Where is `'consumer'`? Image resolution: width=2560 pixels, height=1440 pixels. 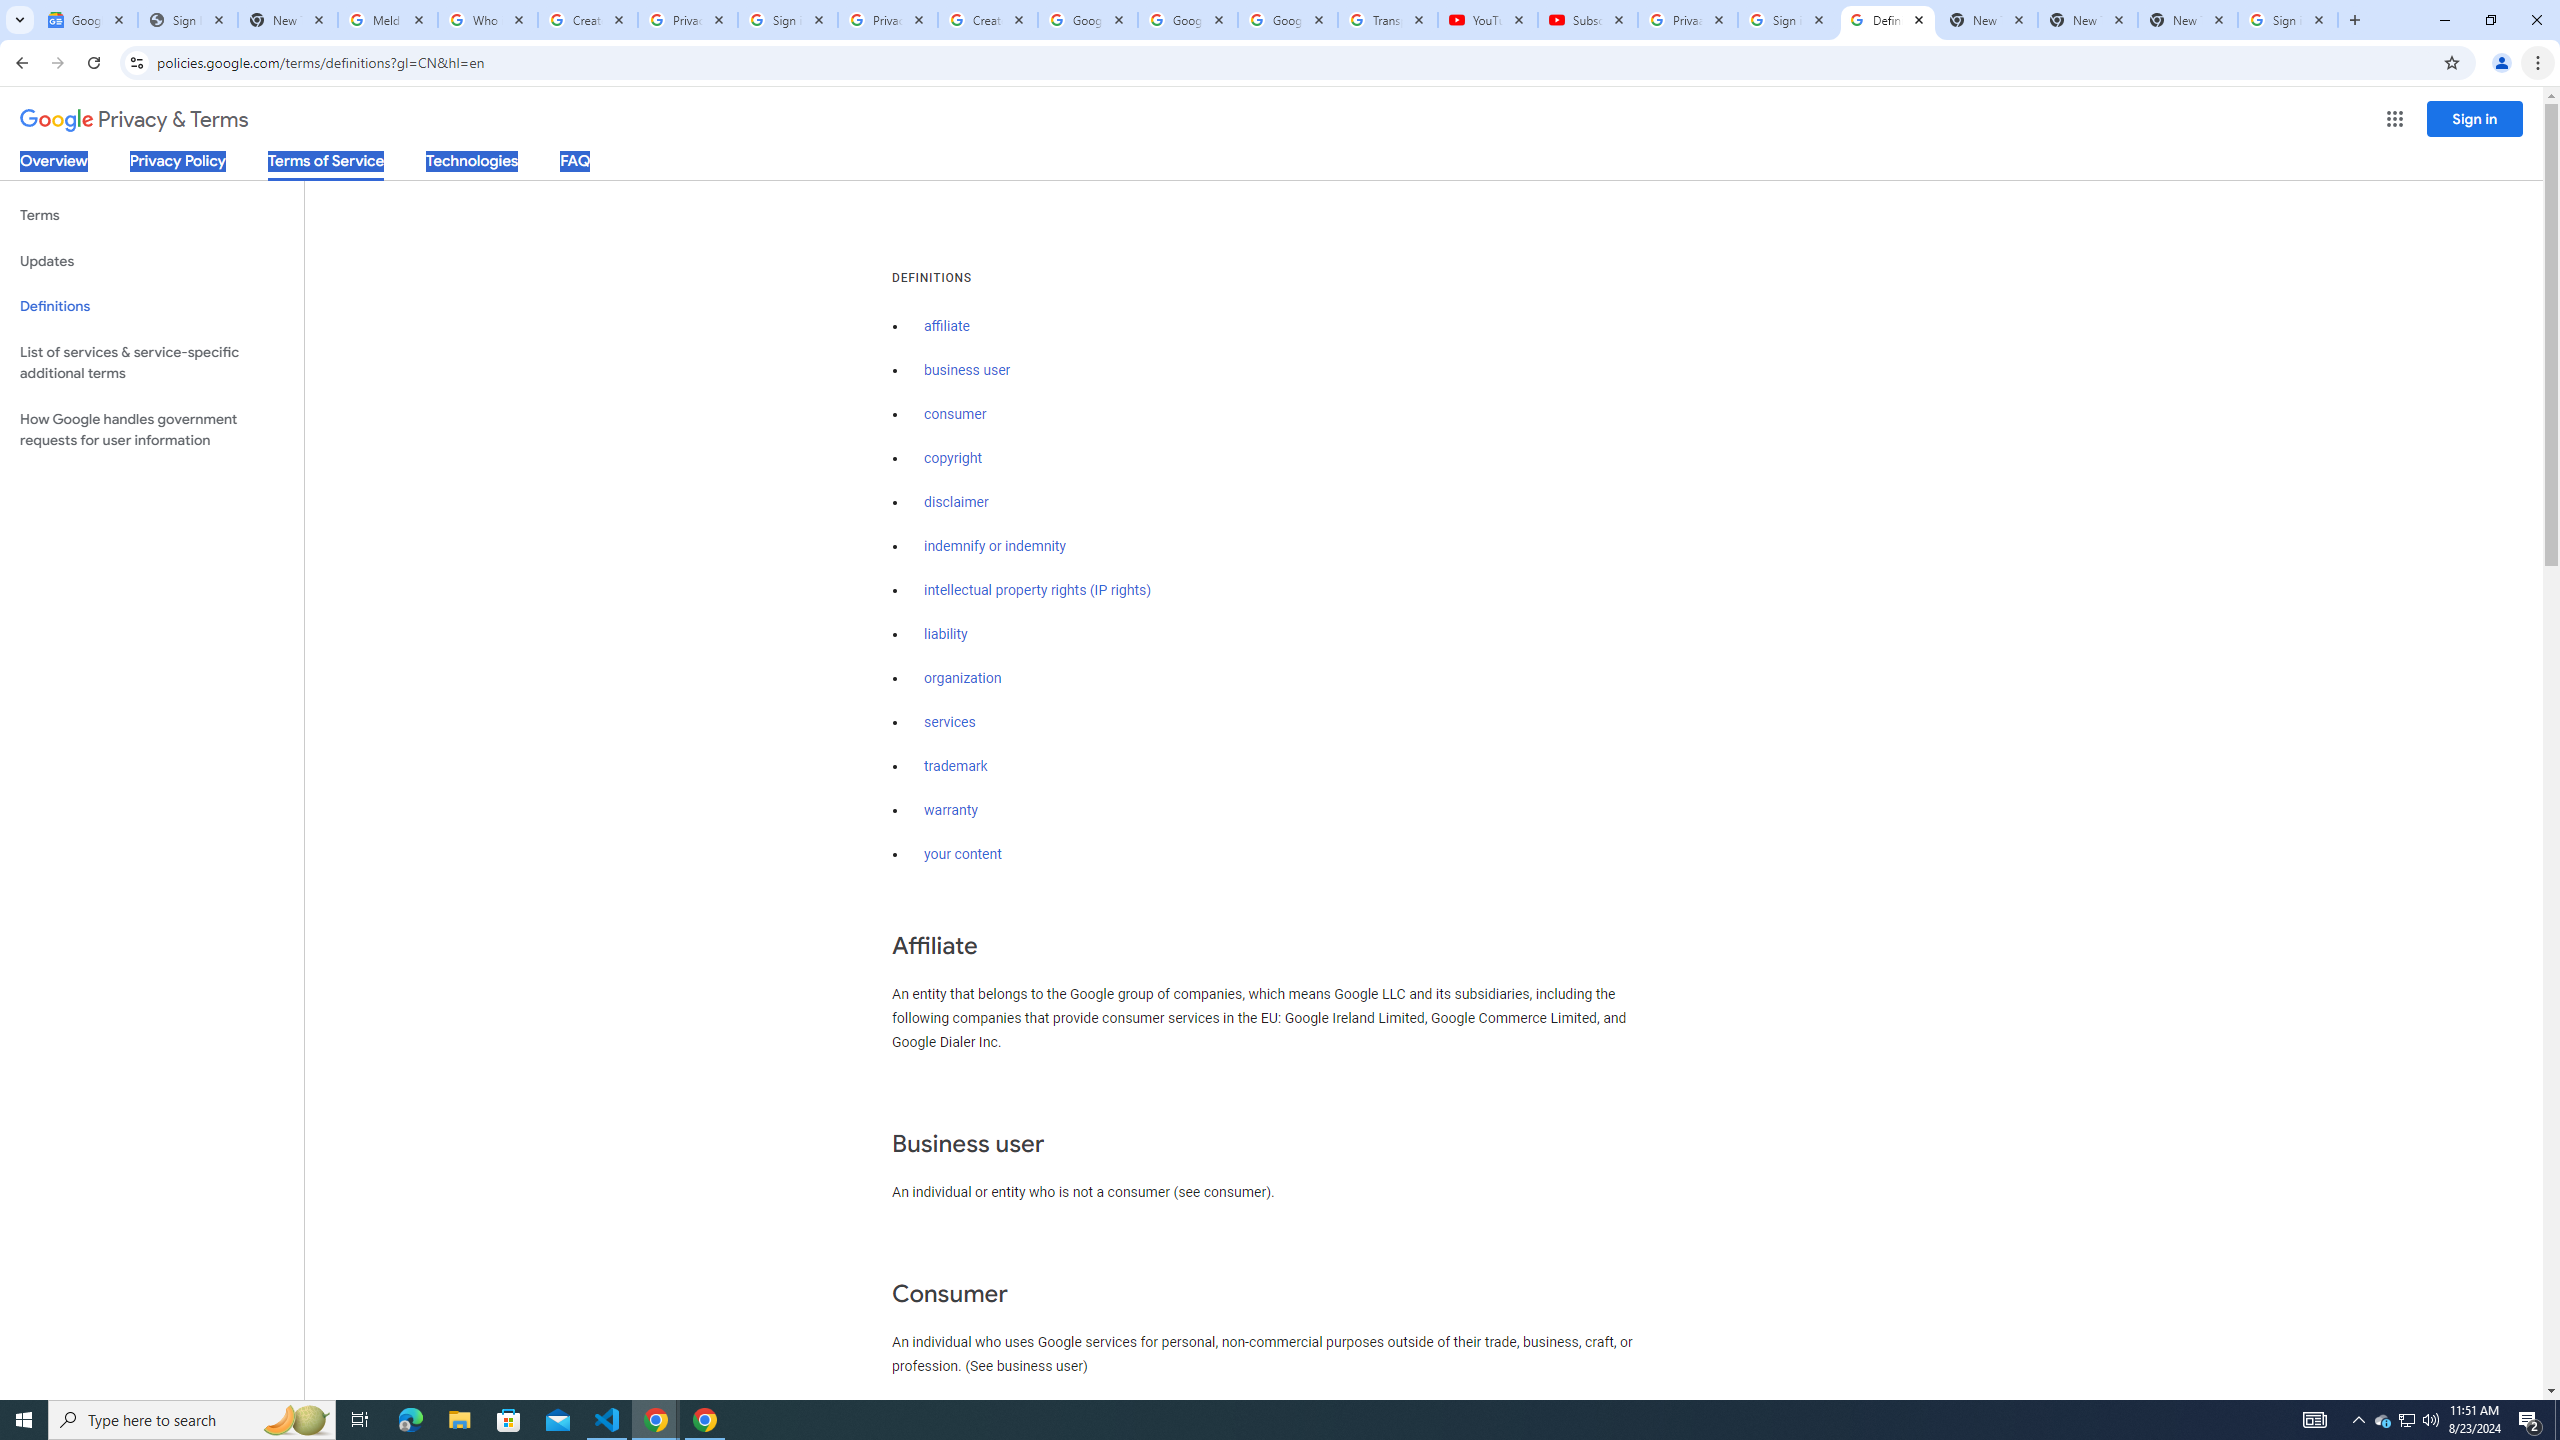
'consumer' is located at coordinates (955, 413).